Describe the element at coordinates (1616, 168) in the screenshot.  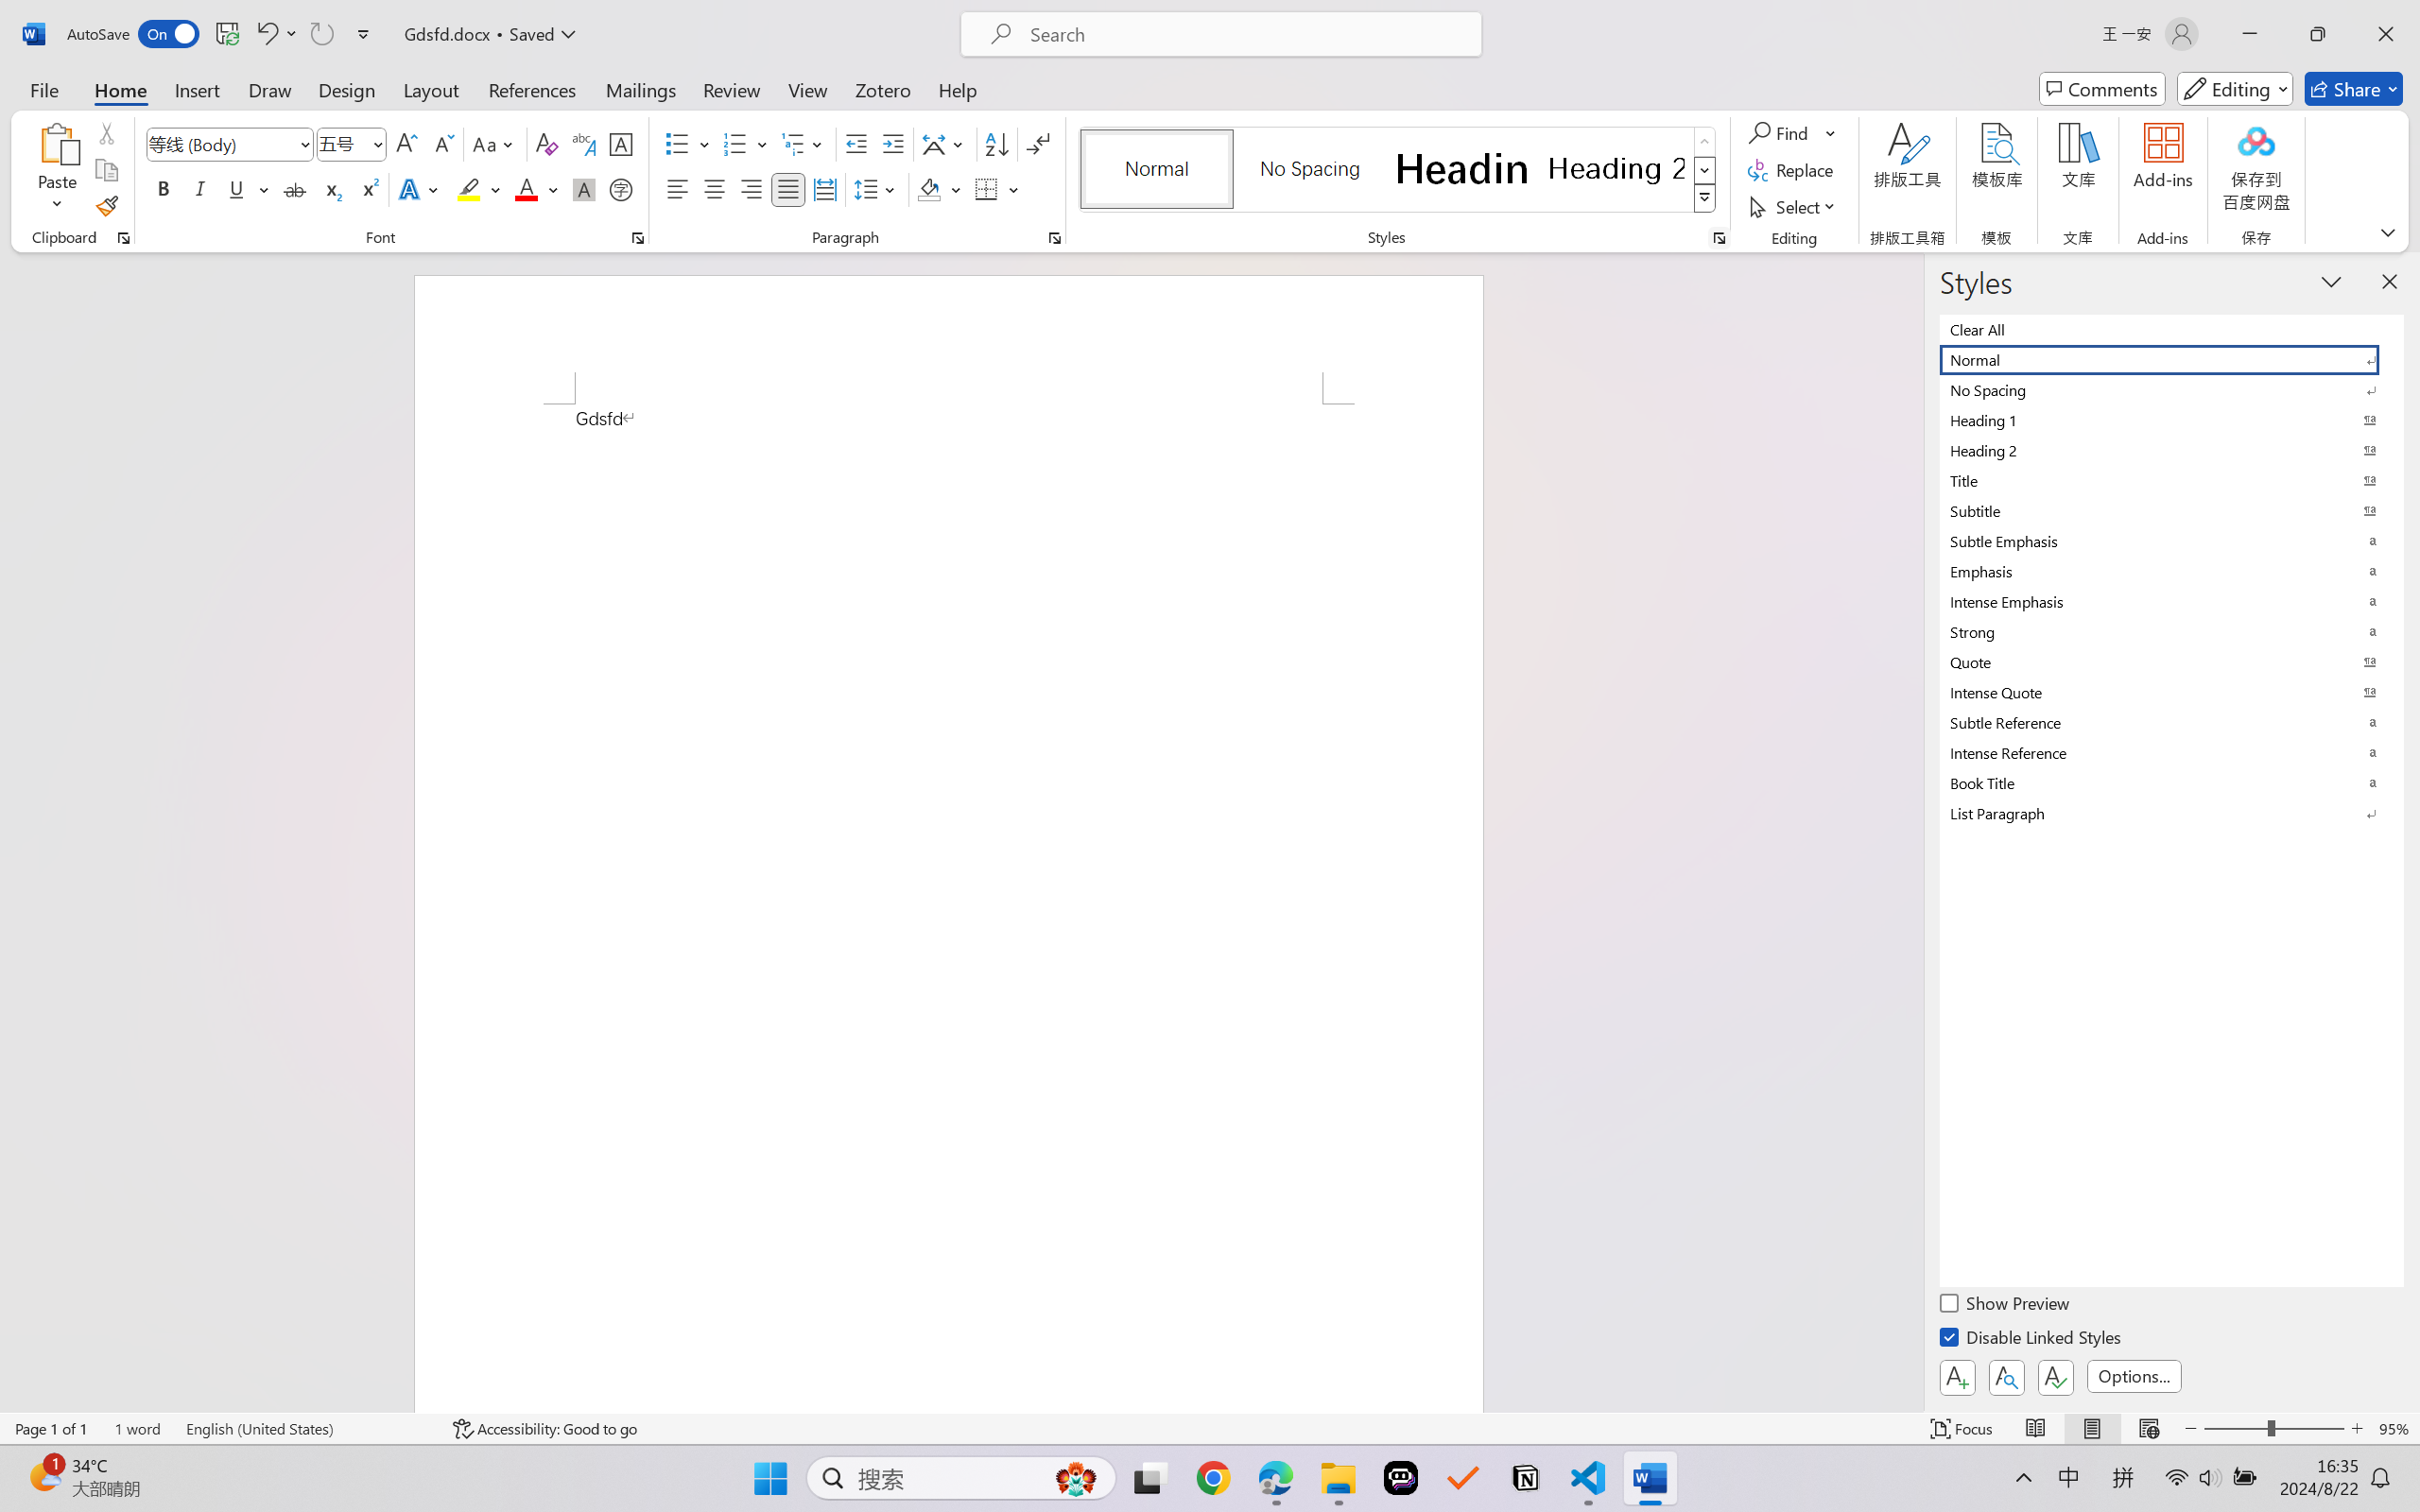
I see `'Heading 2'` at that location.